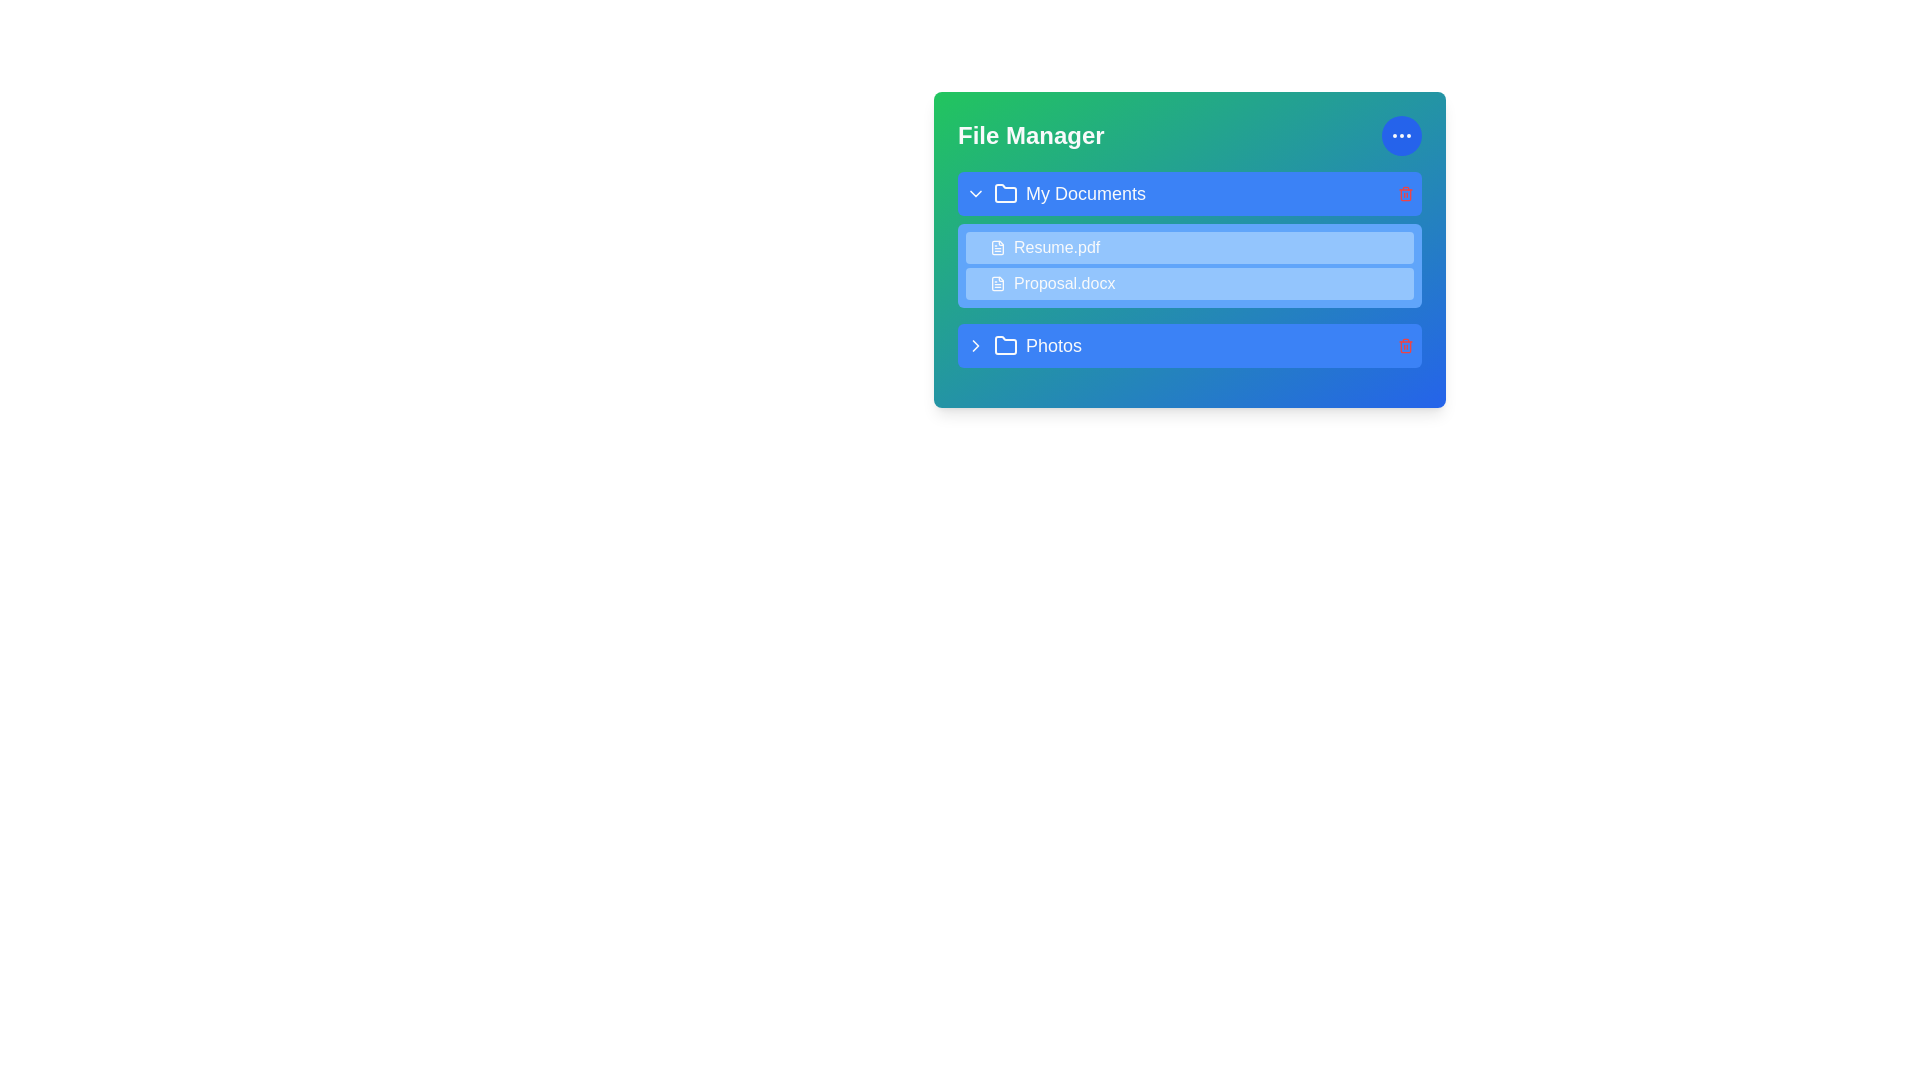  What do you see at coordinates (1190, 238) in the screenshot?
I see `the files 'Resume.pdf' and 'Proposal.docx' from the Expandable section content located beneath the 'My Documents' heading in the 'File Manager' interface` at bounding box center [1190, 238].